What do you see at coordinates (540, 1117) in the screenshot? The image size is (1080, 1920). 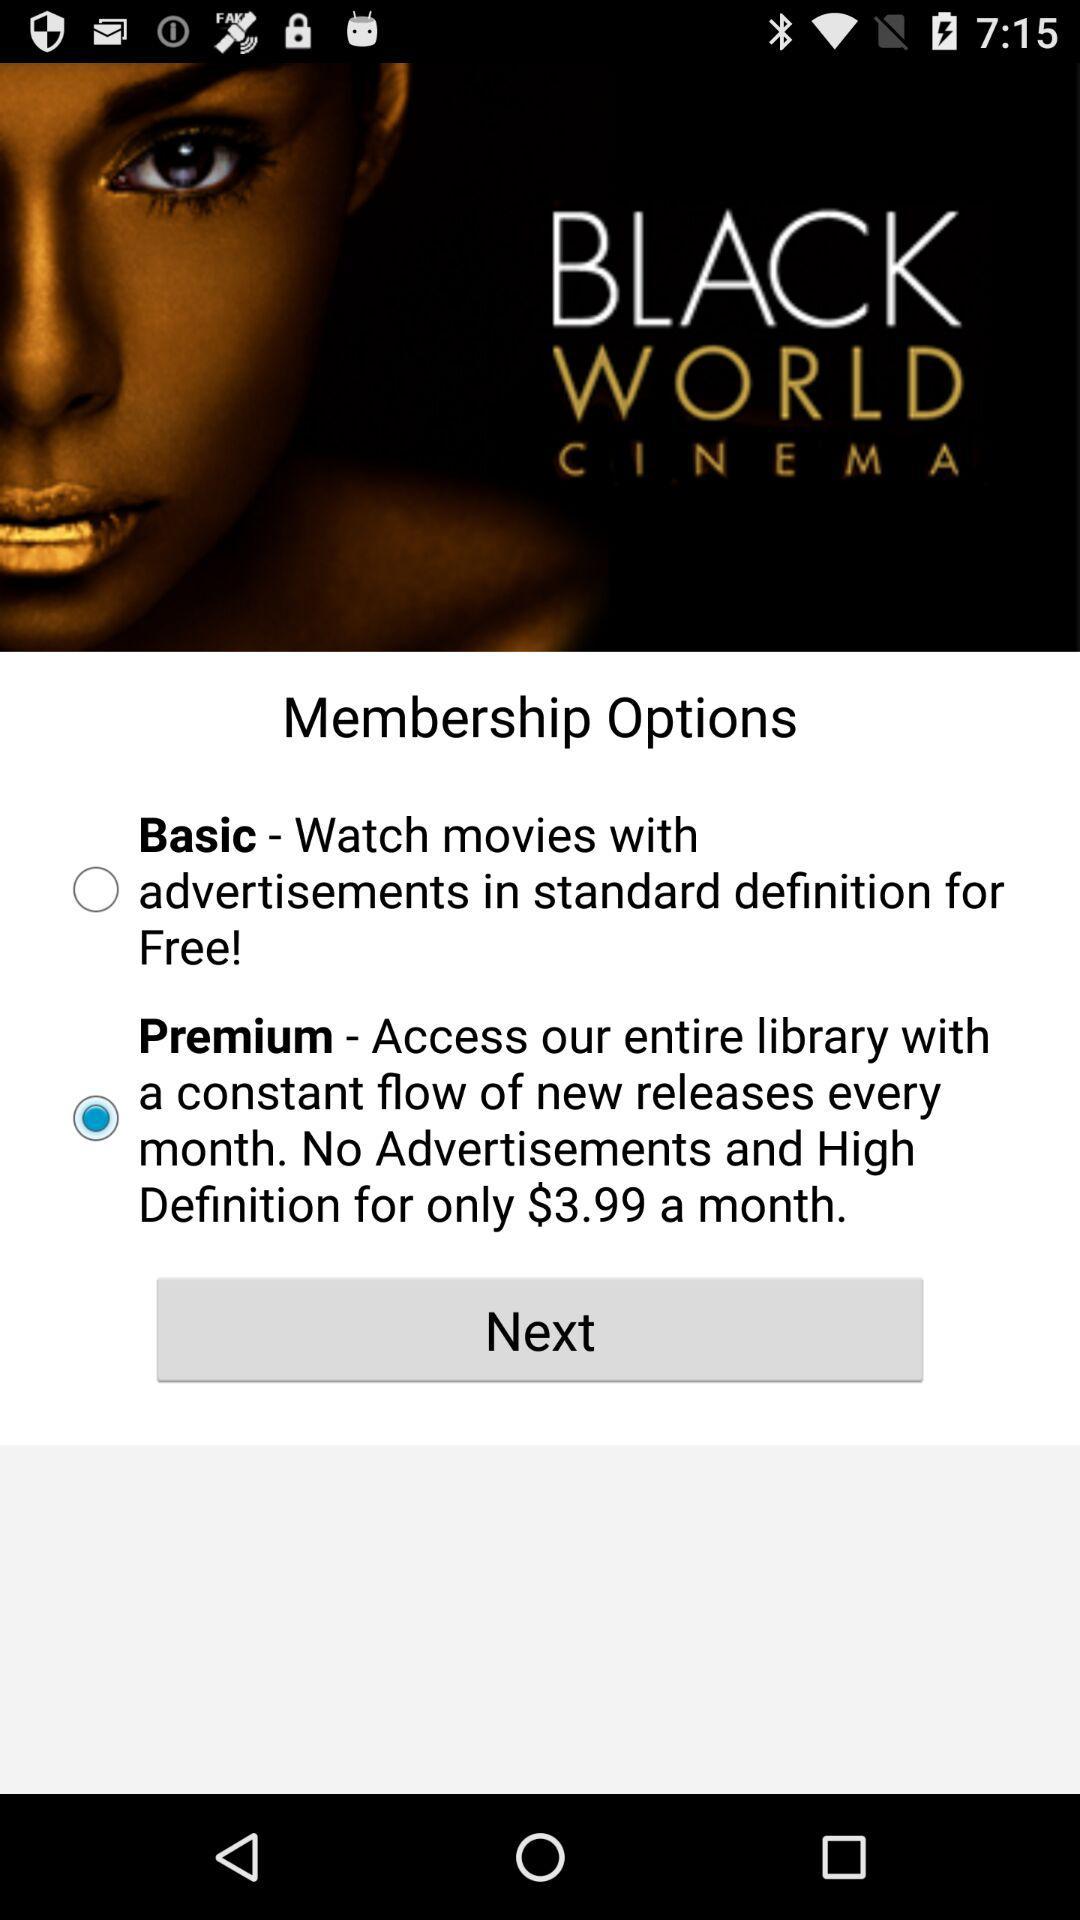 I see `item above next icon` at bounding box center [540, 1117].